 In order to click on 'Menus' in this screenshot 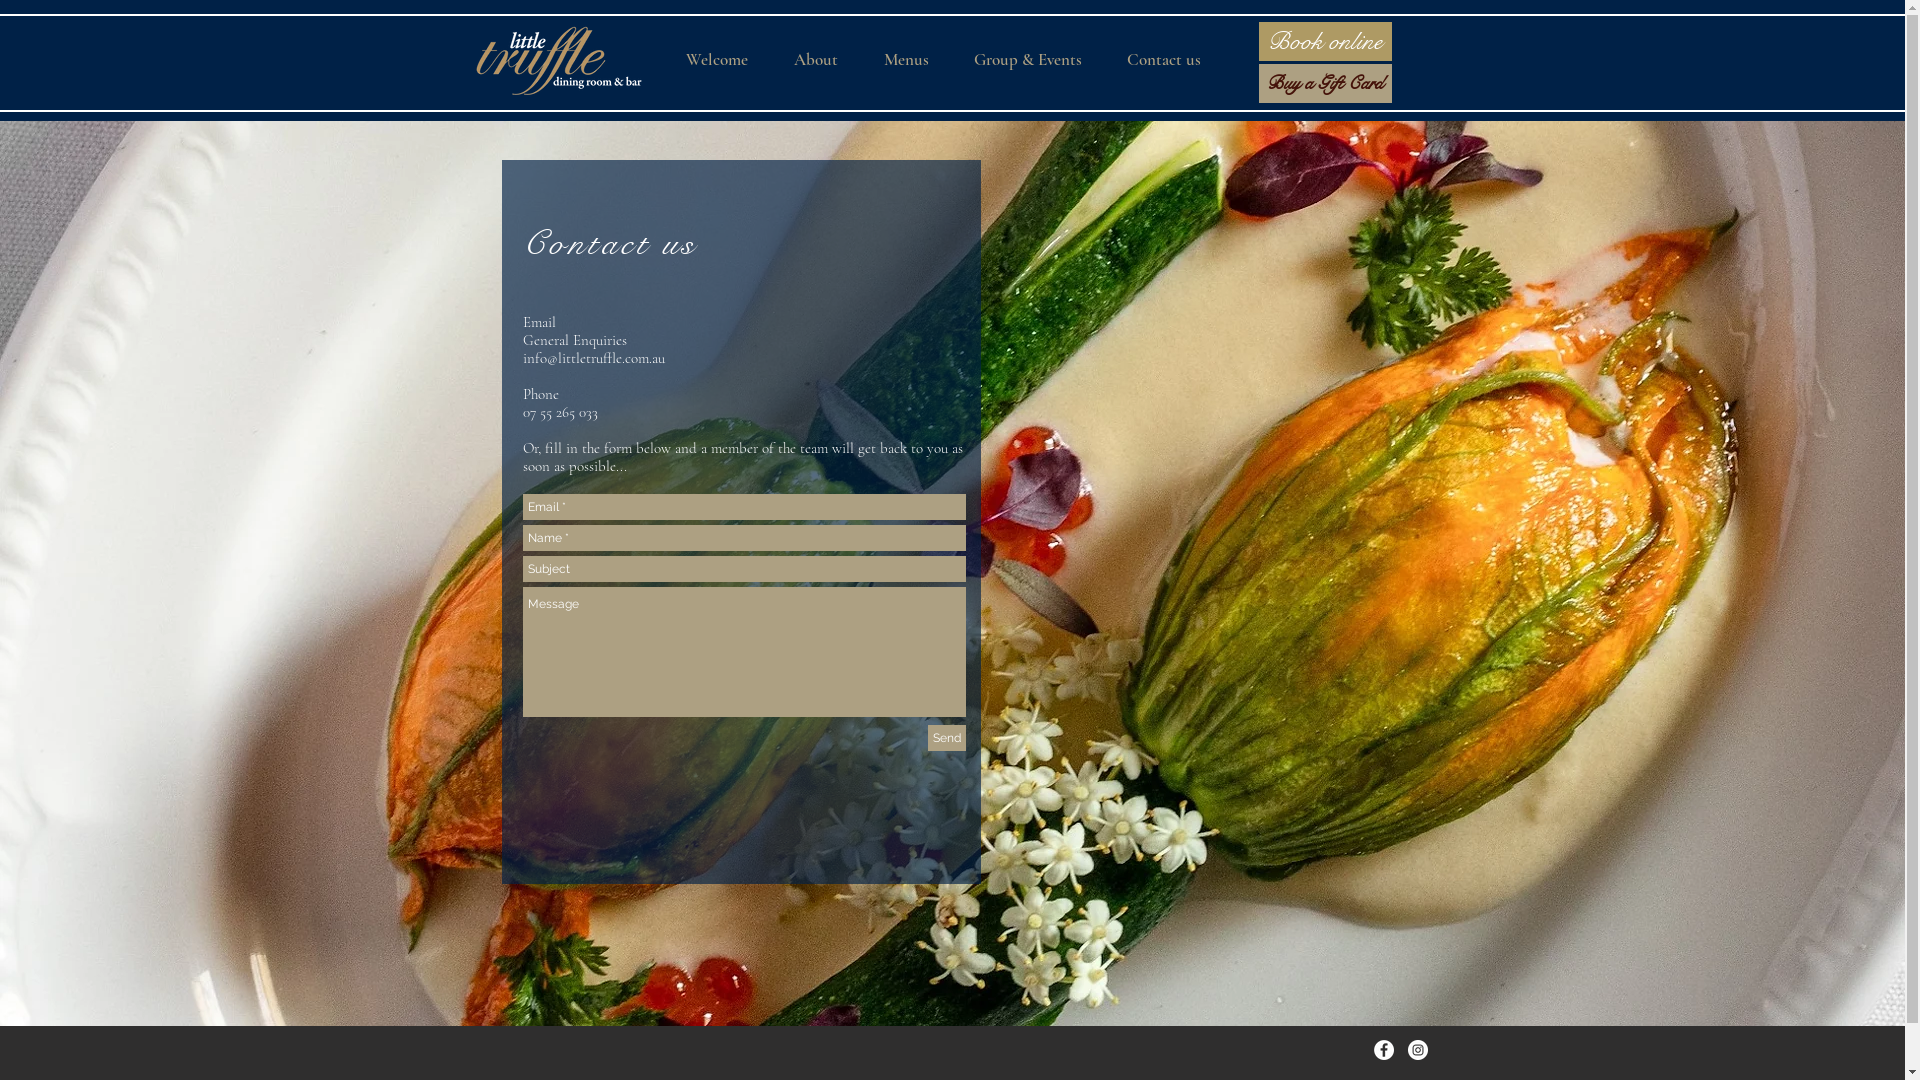, I will do `click(914, 59)`.